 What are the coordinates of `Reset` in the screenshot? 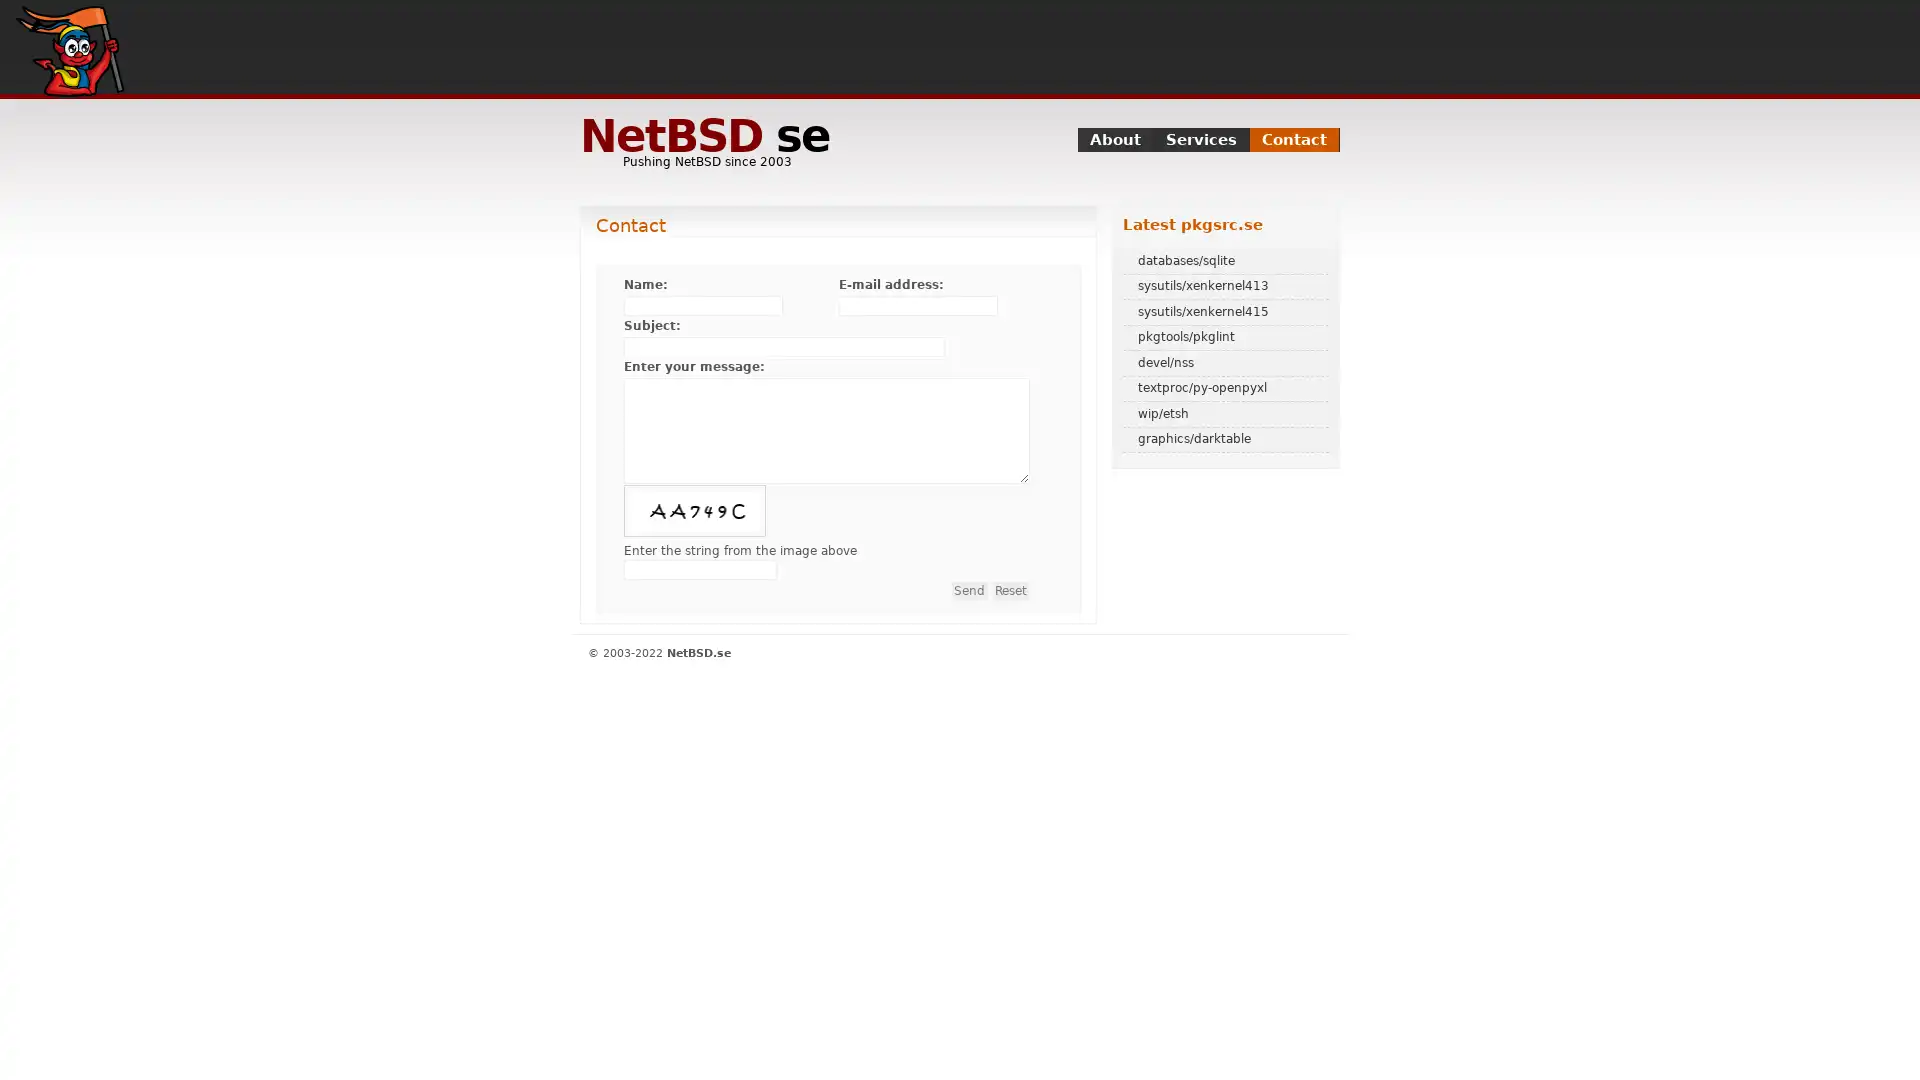 It's located at (1011, 589).